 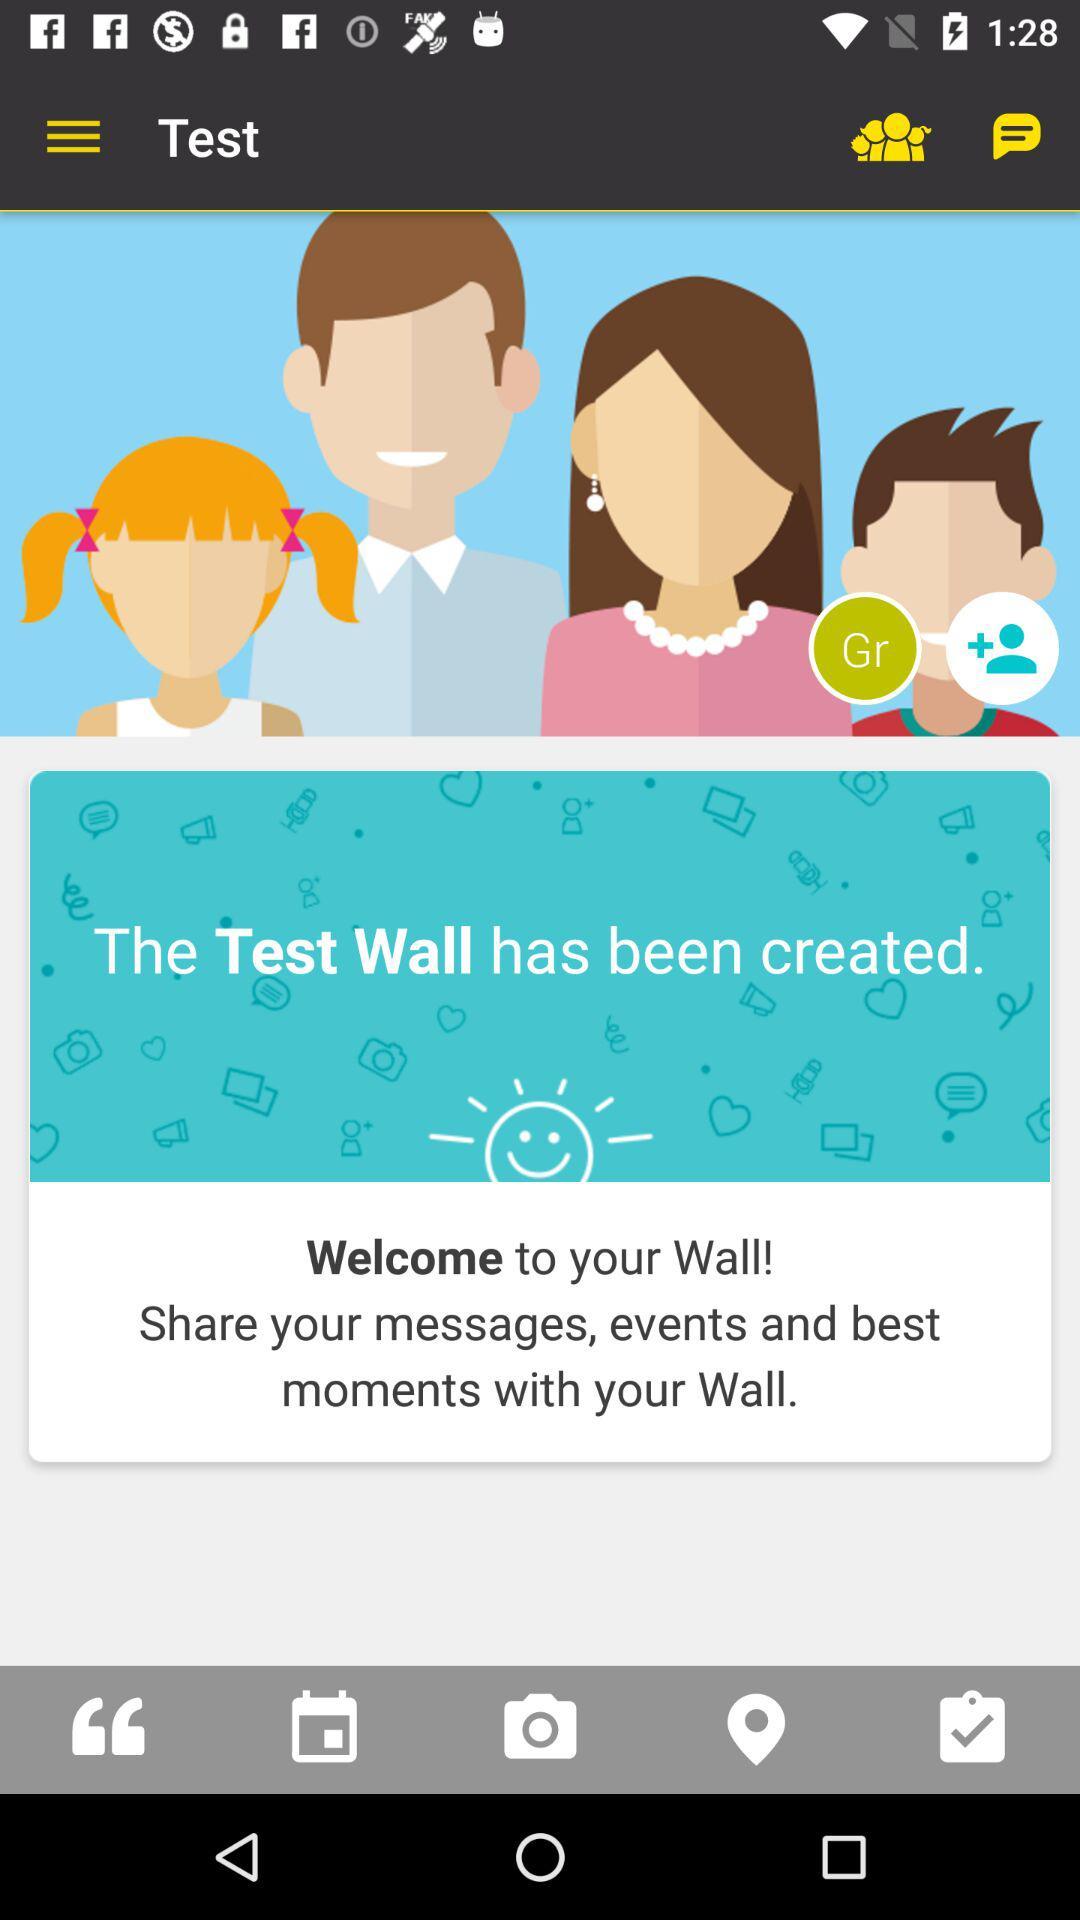 I want to click on the welcome to your item, so click(x=540, y=1321).